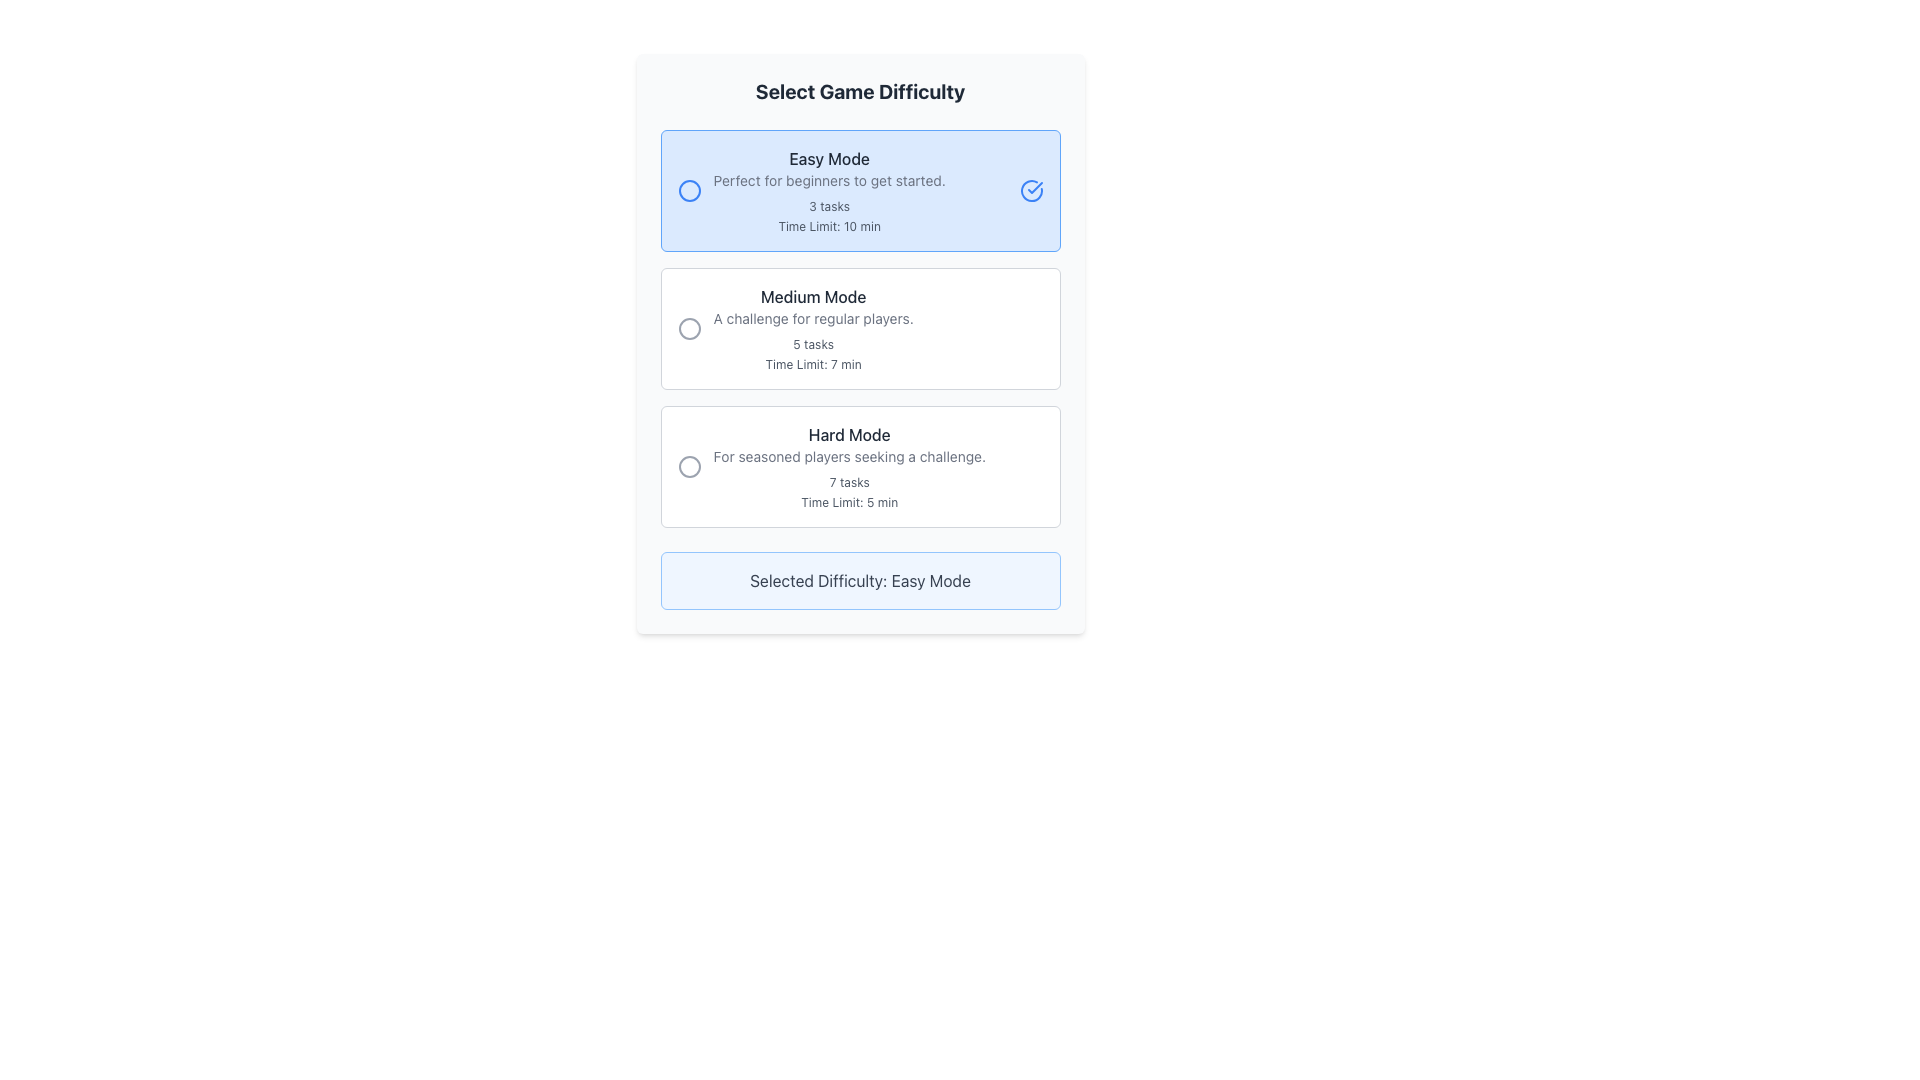  Describe the element at coordinates (849, 456) in the screenshot. I see `the text element that describes the 'Hard Mode' option, positioned below 'Hard Mode' and above the texts '7 tasks' and 'Time Limit: 5 min'` at that location.